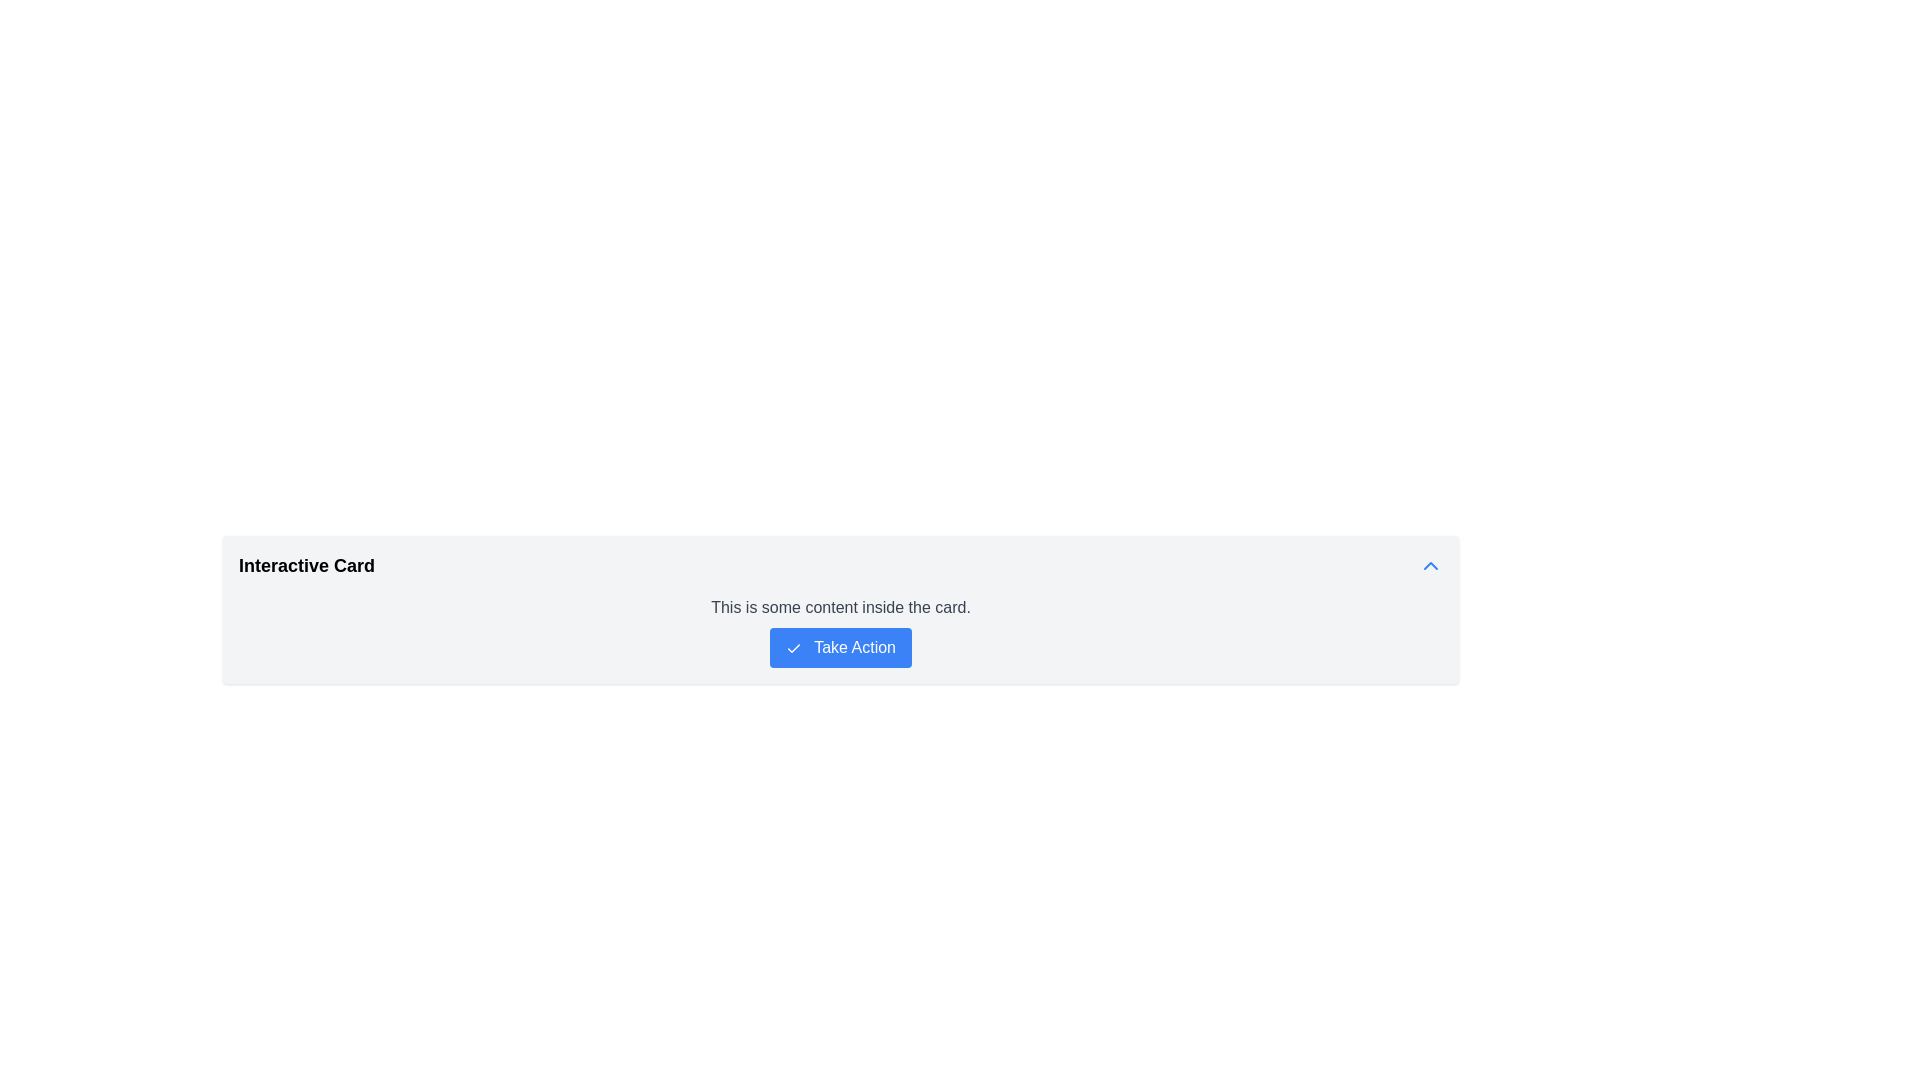 The image size is (1920, 1080). What do you see at coordinates (306, 566) in the screenshot?
I see `the Text Label (Heading Style) located at the left side of the card component's top horizontal bar` at bounding box center [306, 566].